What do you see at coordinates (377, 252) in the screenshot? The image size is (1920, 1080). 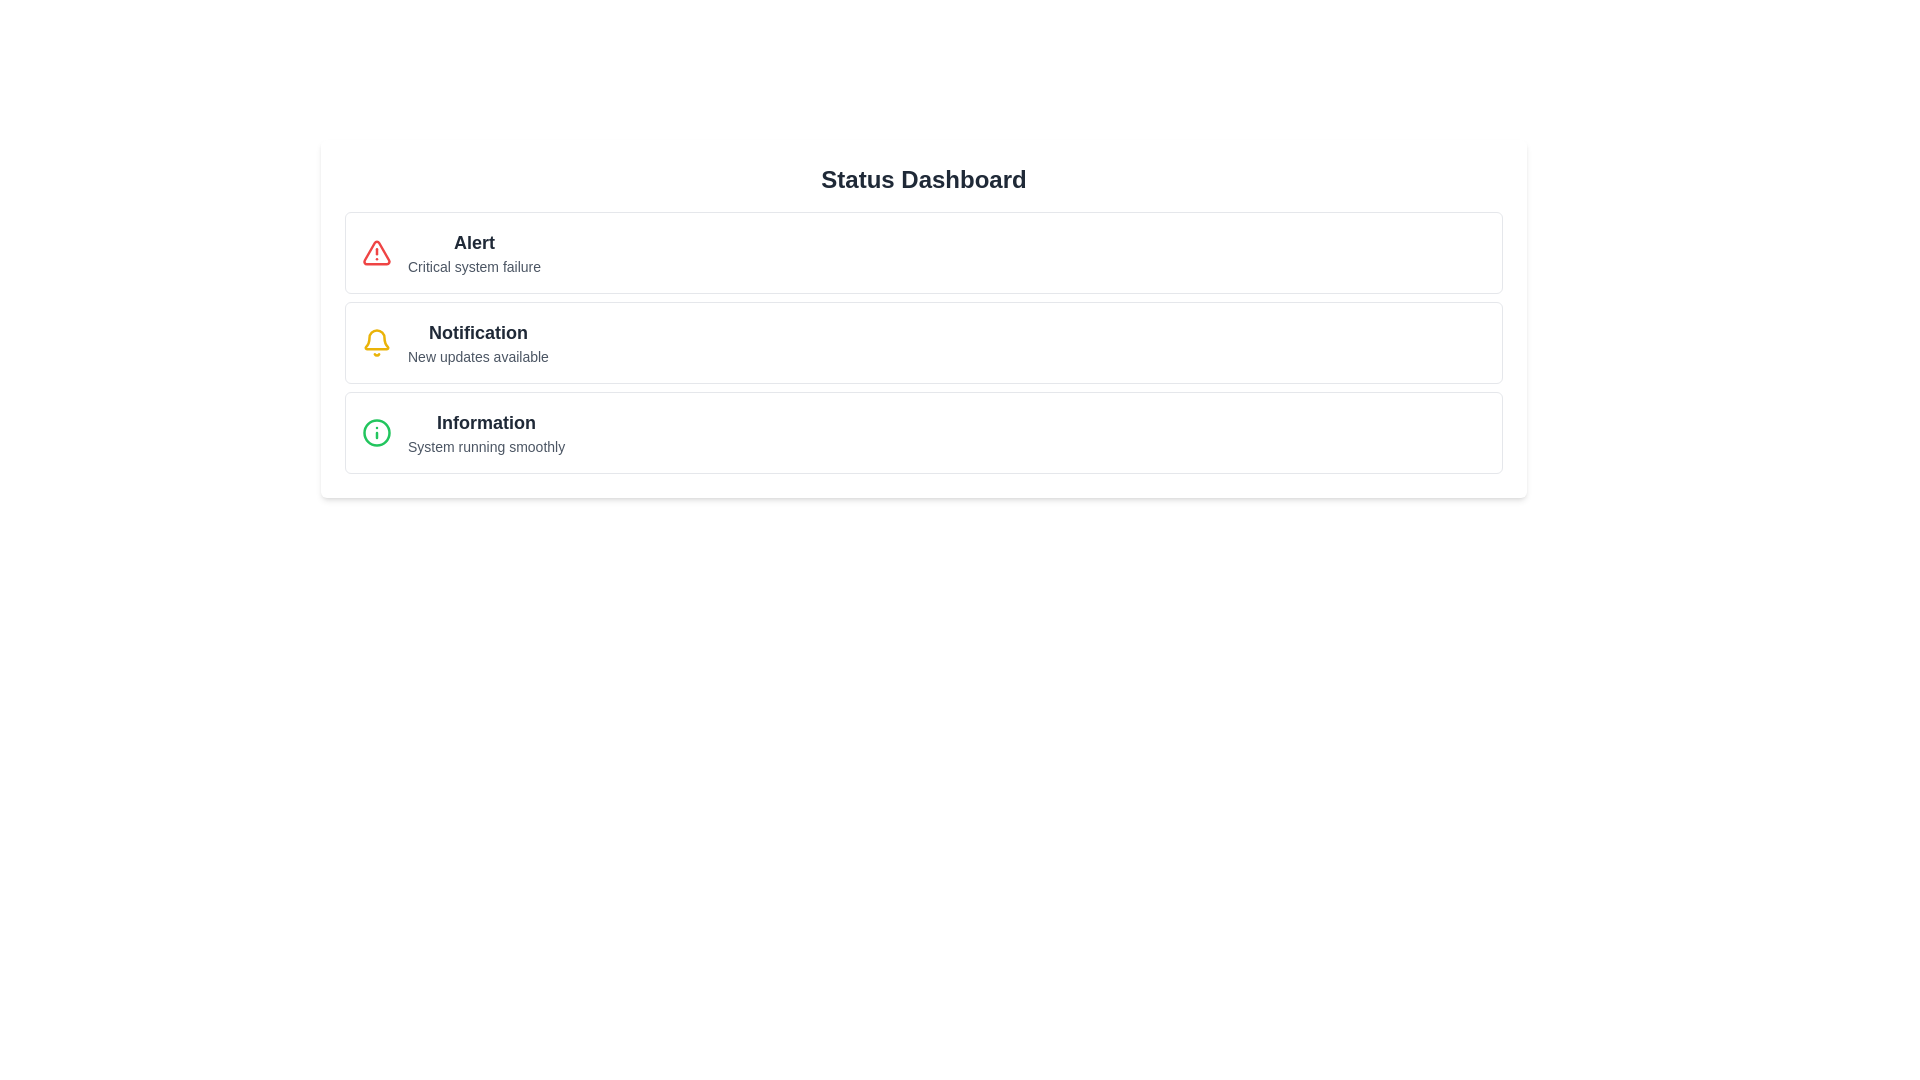 I see `the alert by interacting with the alert indicator icon located to the left of the title 'Alert' in the first entry of the notification list` at bounding box center [377, 252].